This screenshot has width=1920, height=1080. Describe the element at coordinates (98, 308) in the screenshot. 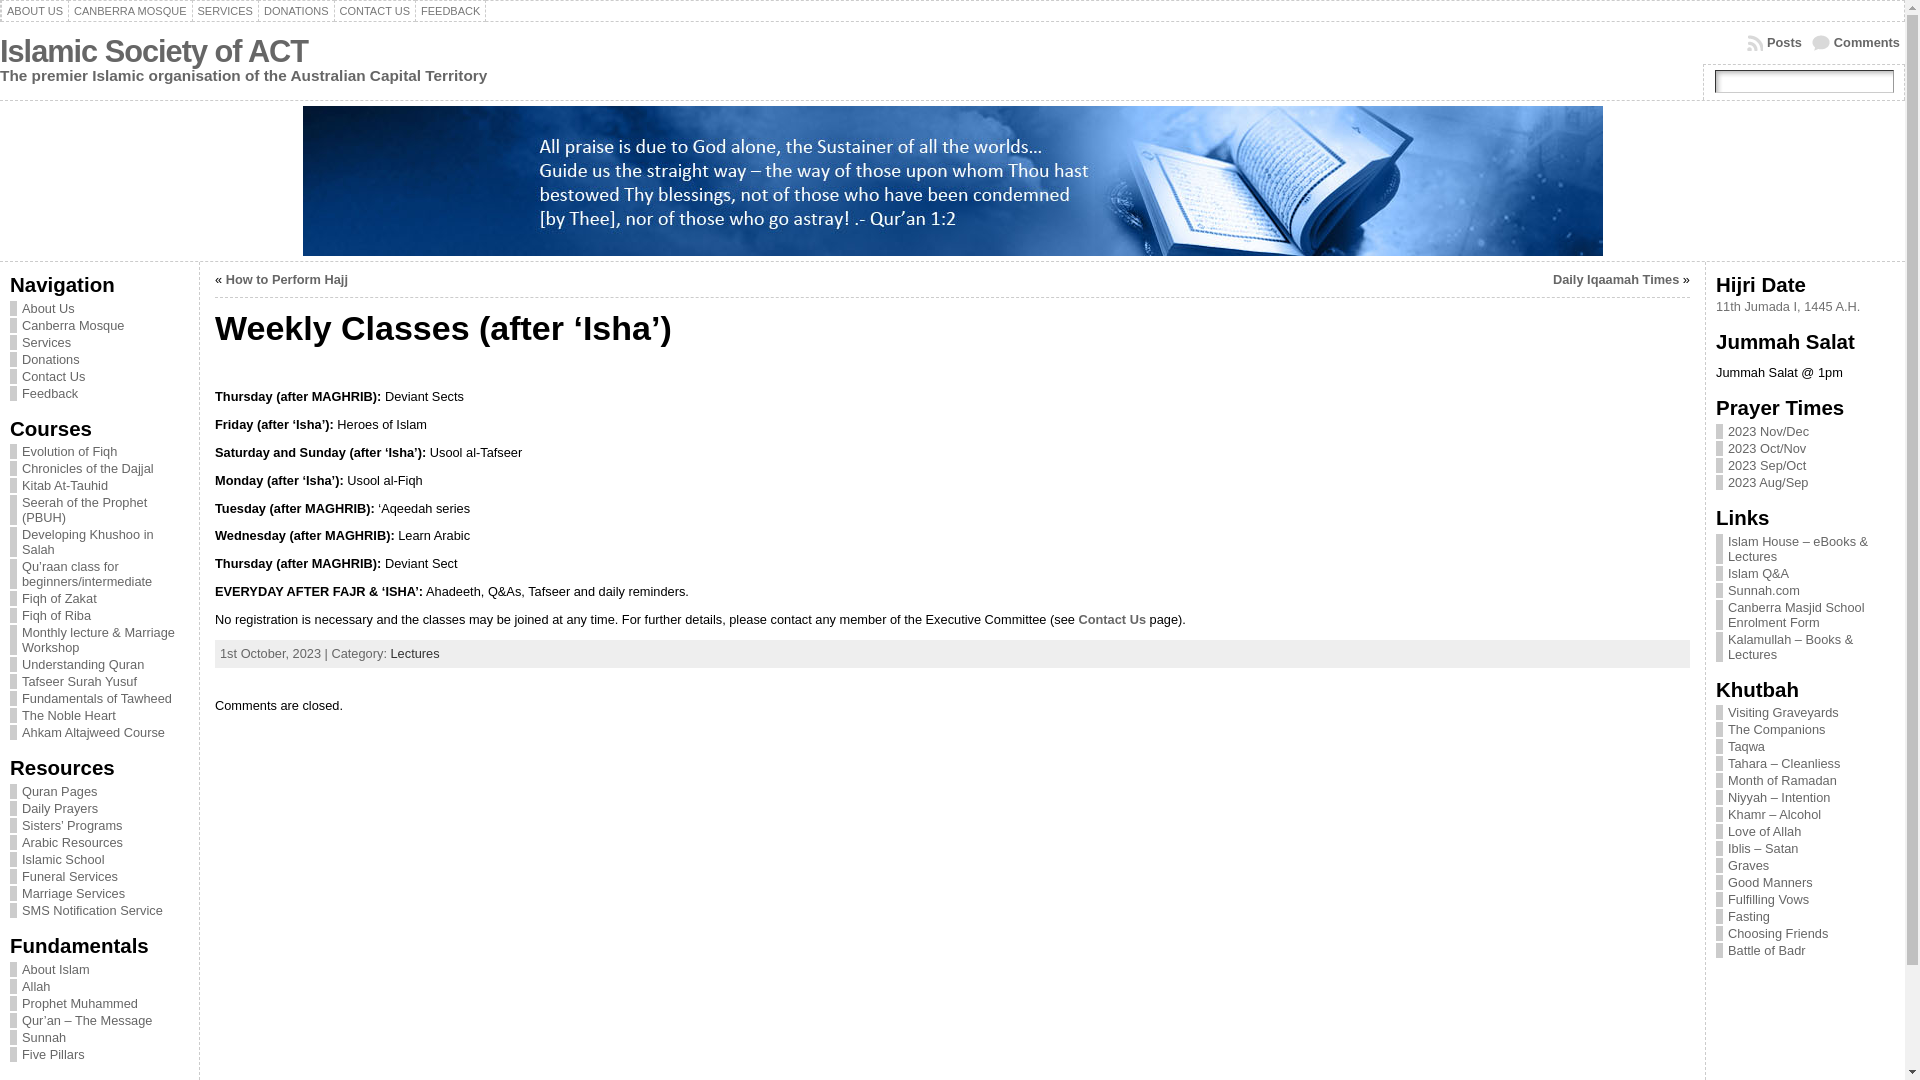

I see `'About Us'` at that location.